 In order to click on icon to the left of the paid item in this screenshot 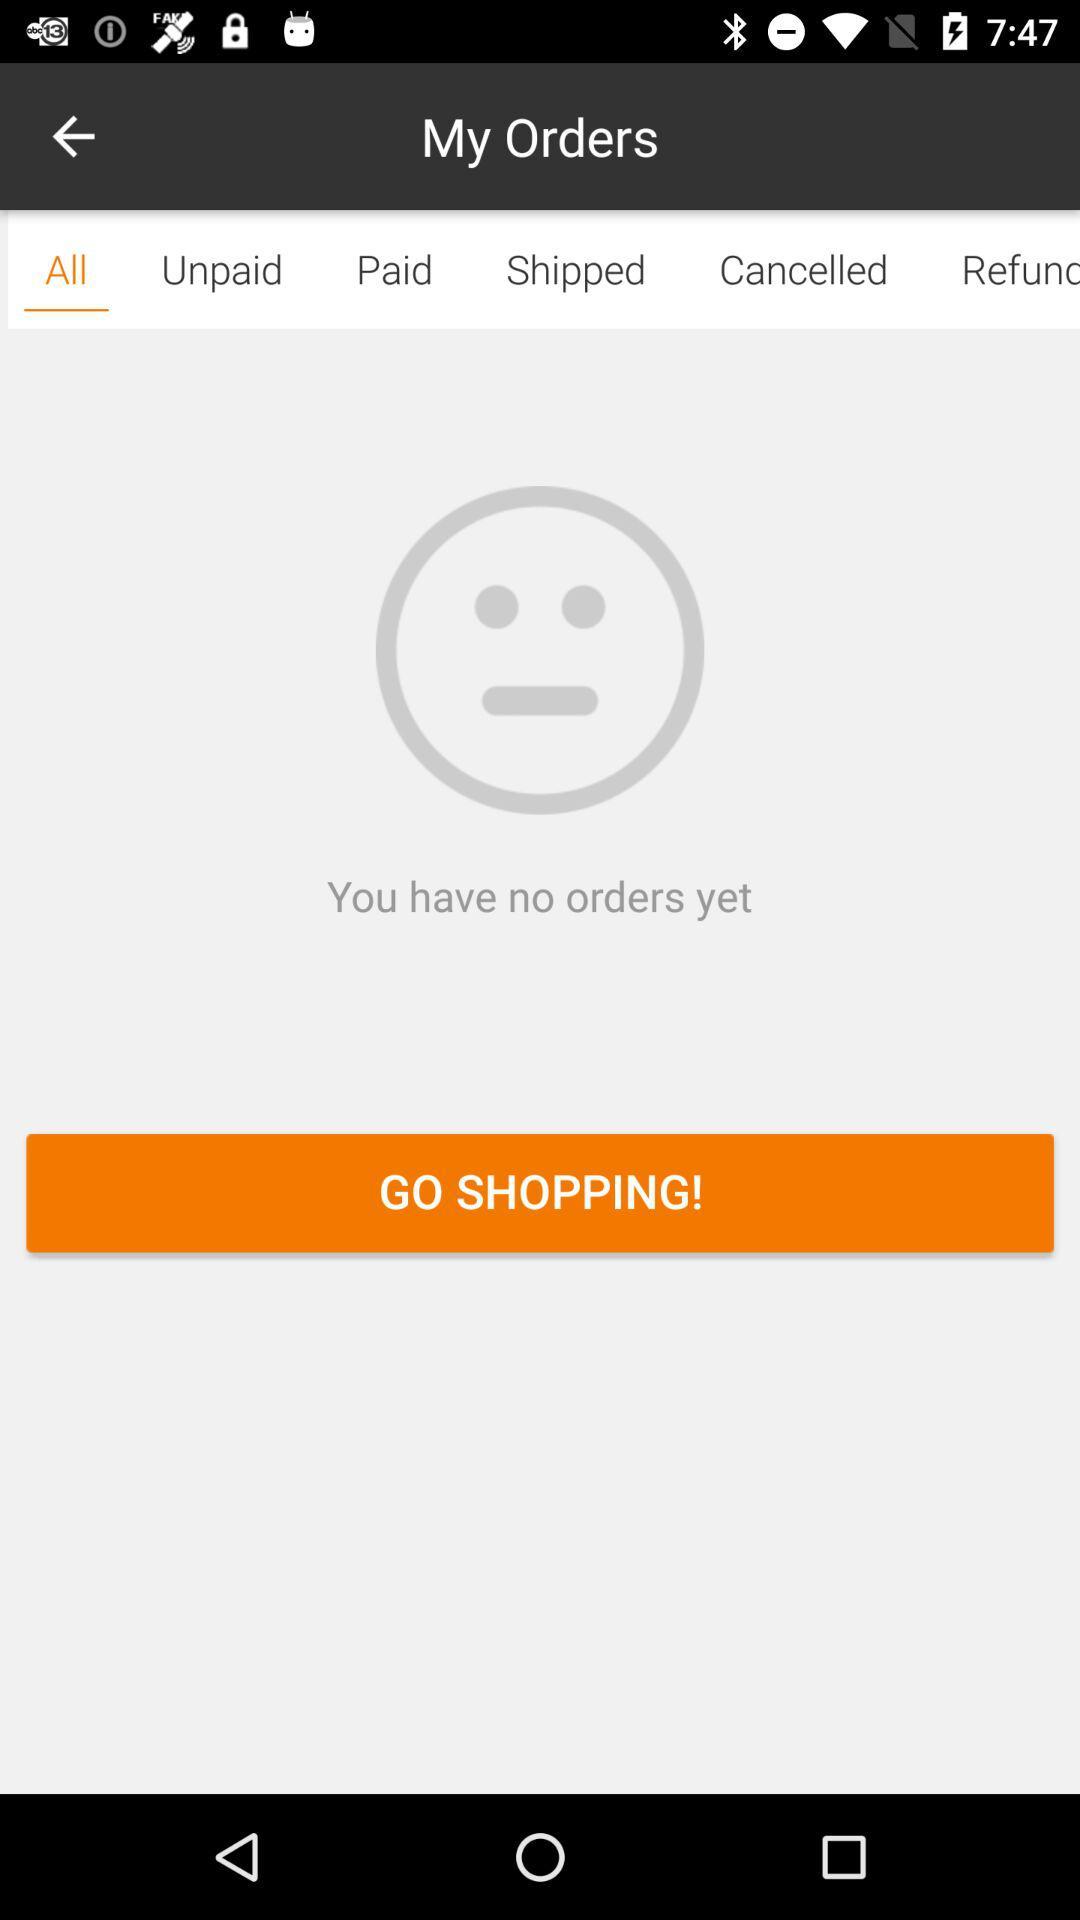, I will do `click(72, 135)`.